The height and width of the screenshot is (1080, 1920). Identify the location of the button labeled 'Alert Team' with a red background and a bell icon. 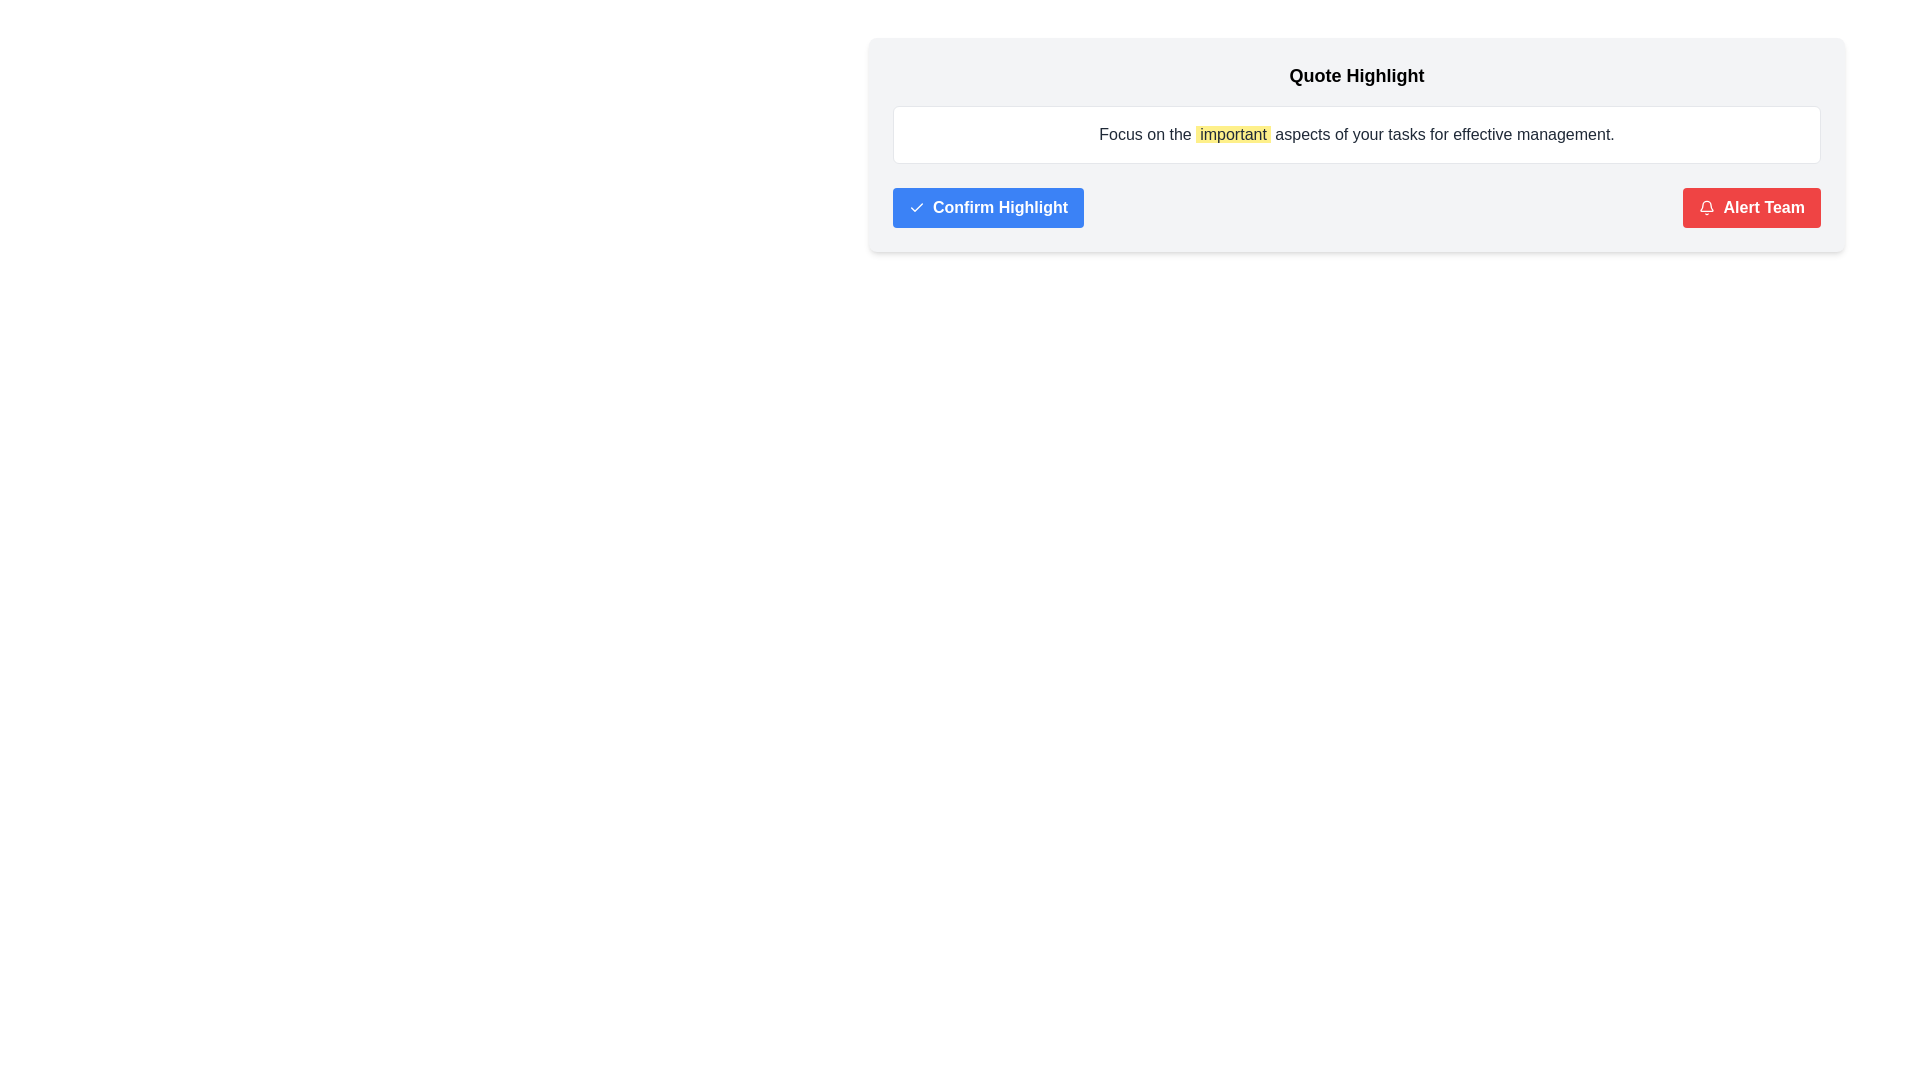
(1751, 208).